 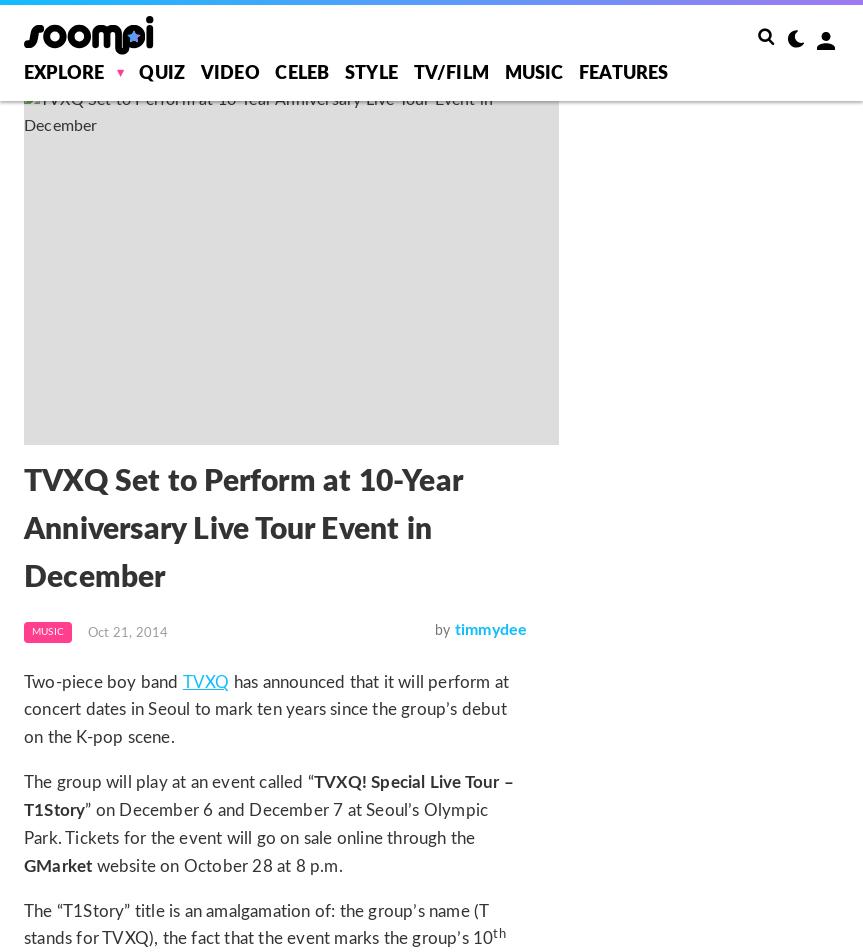 What do you see at coordinates (622, 73) in the screenshot?
I see `'Features'` at bounding box center [622, 73].